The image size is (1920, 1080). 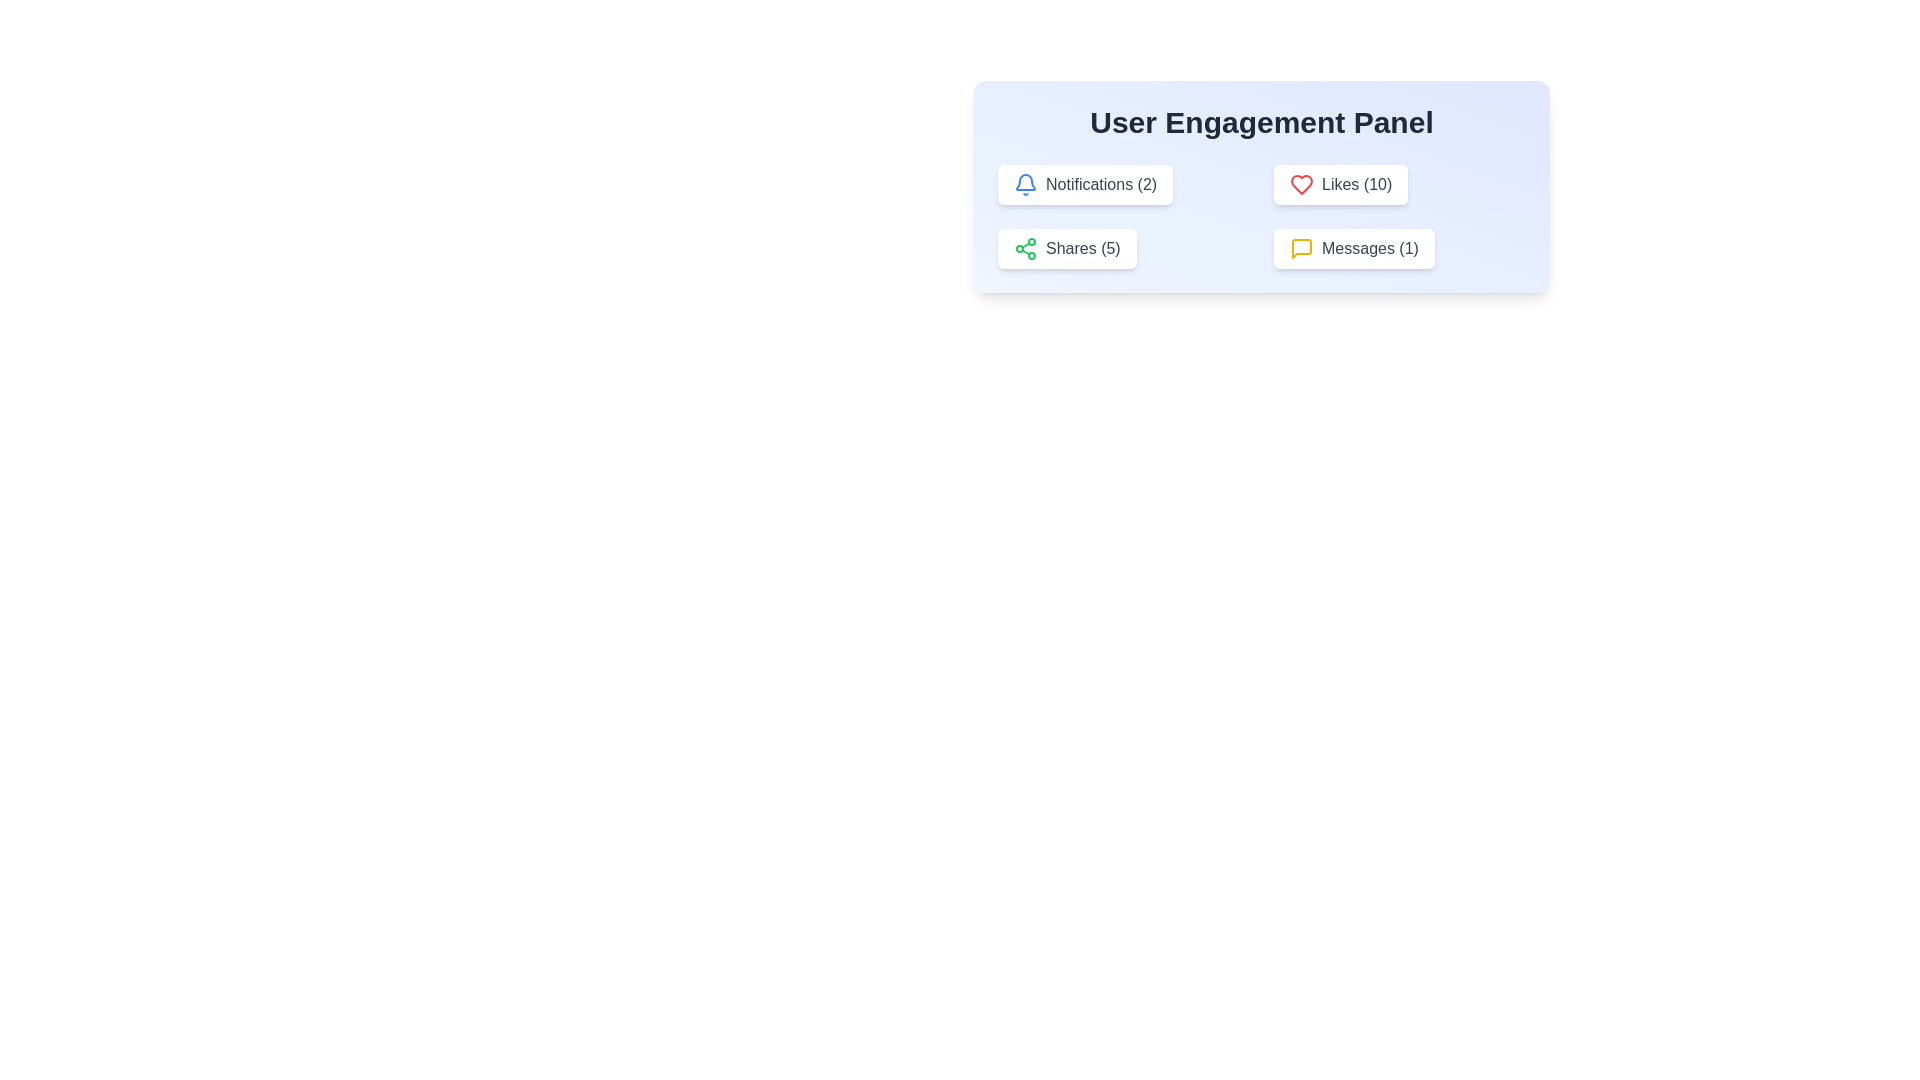 I want to click on the yellow speech bubble icon representing the messaging feature, so click(x=1301, y=248).